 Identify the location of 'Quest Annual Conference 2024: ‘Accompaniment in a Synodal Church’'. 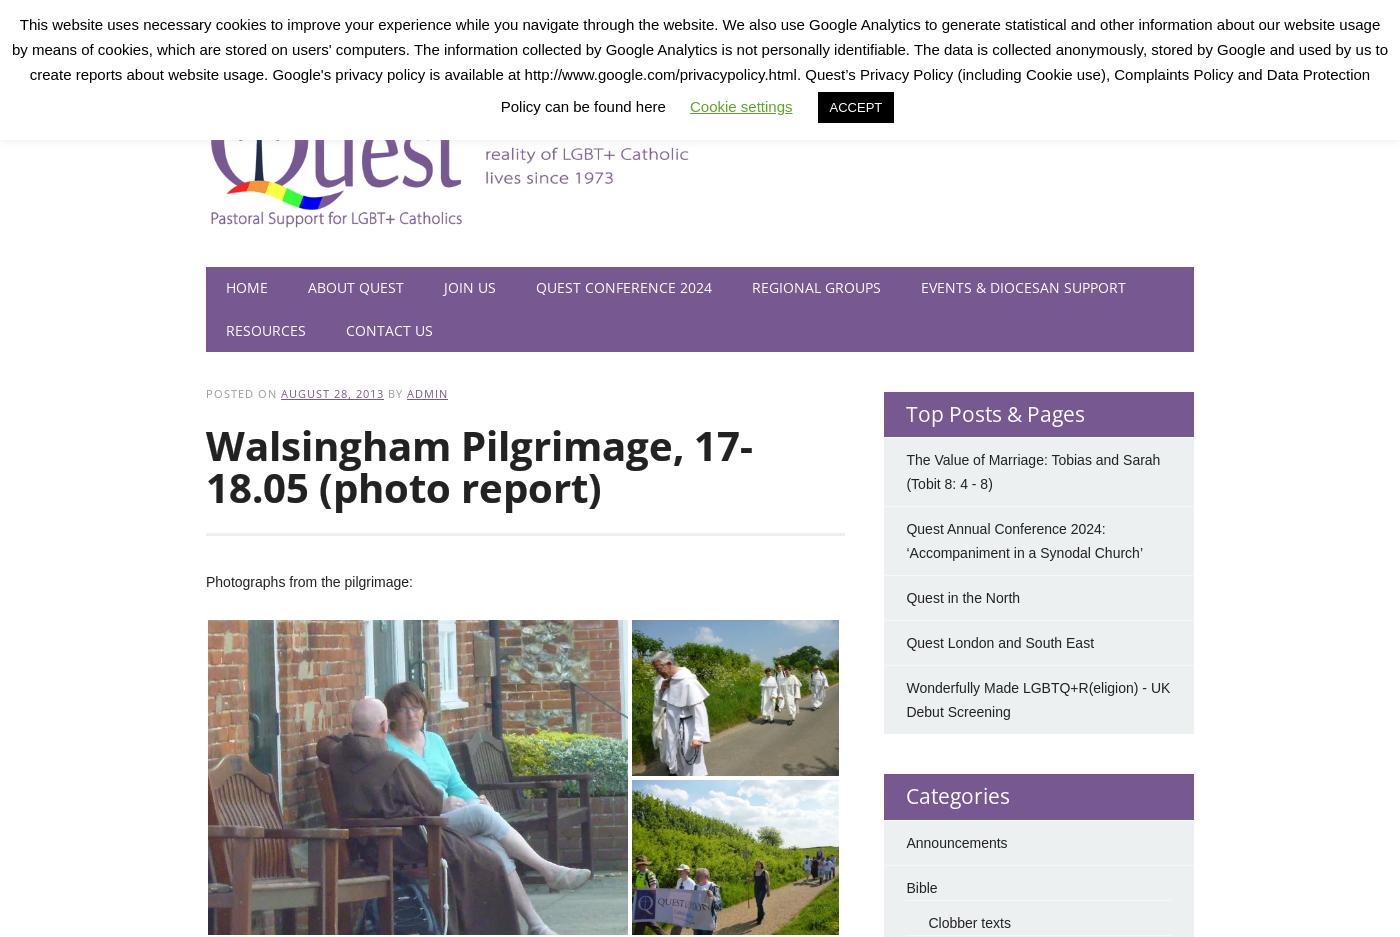
(905, 540).